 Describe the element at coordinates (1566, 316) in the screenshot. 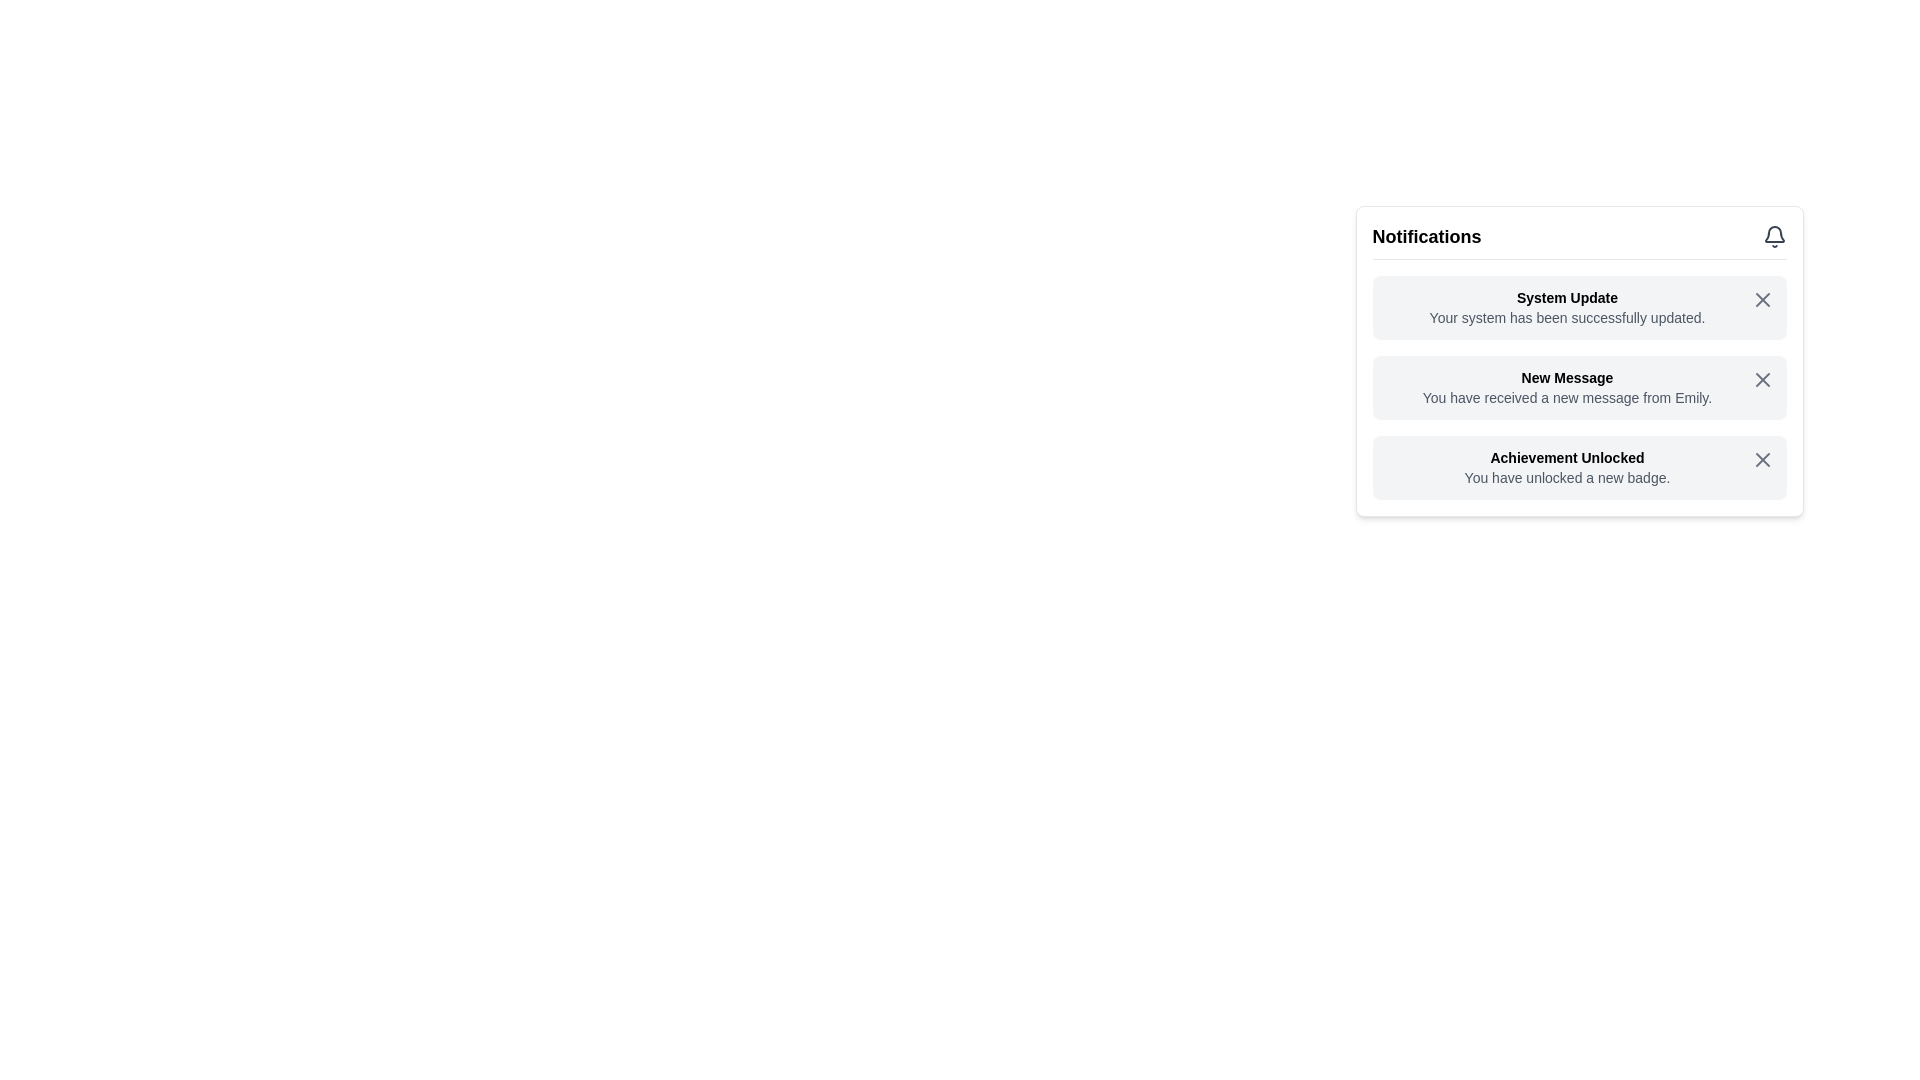

I see `text displayed in the Text Label that shows 'Your system has been successfully updated.' located below the bold headline in the notification card titled 'System Update'` at that location.